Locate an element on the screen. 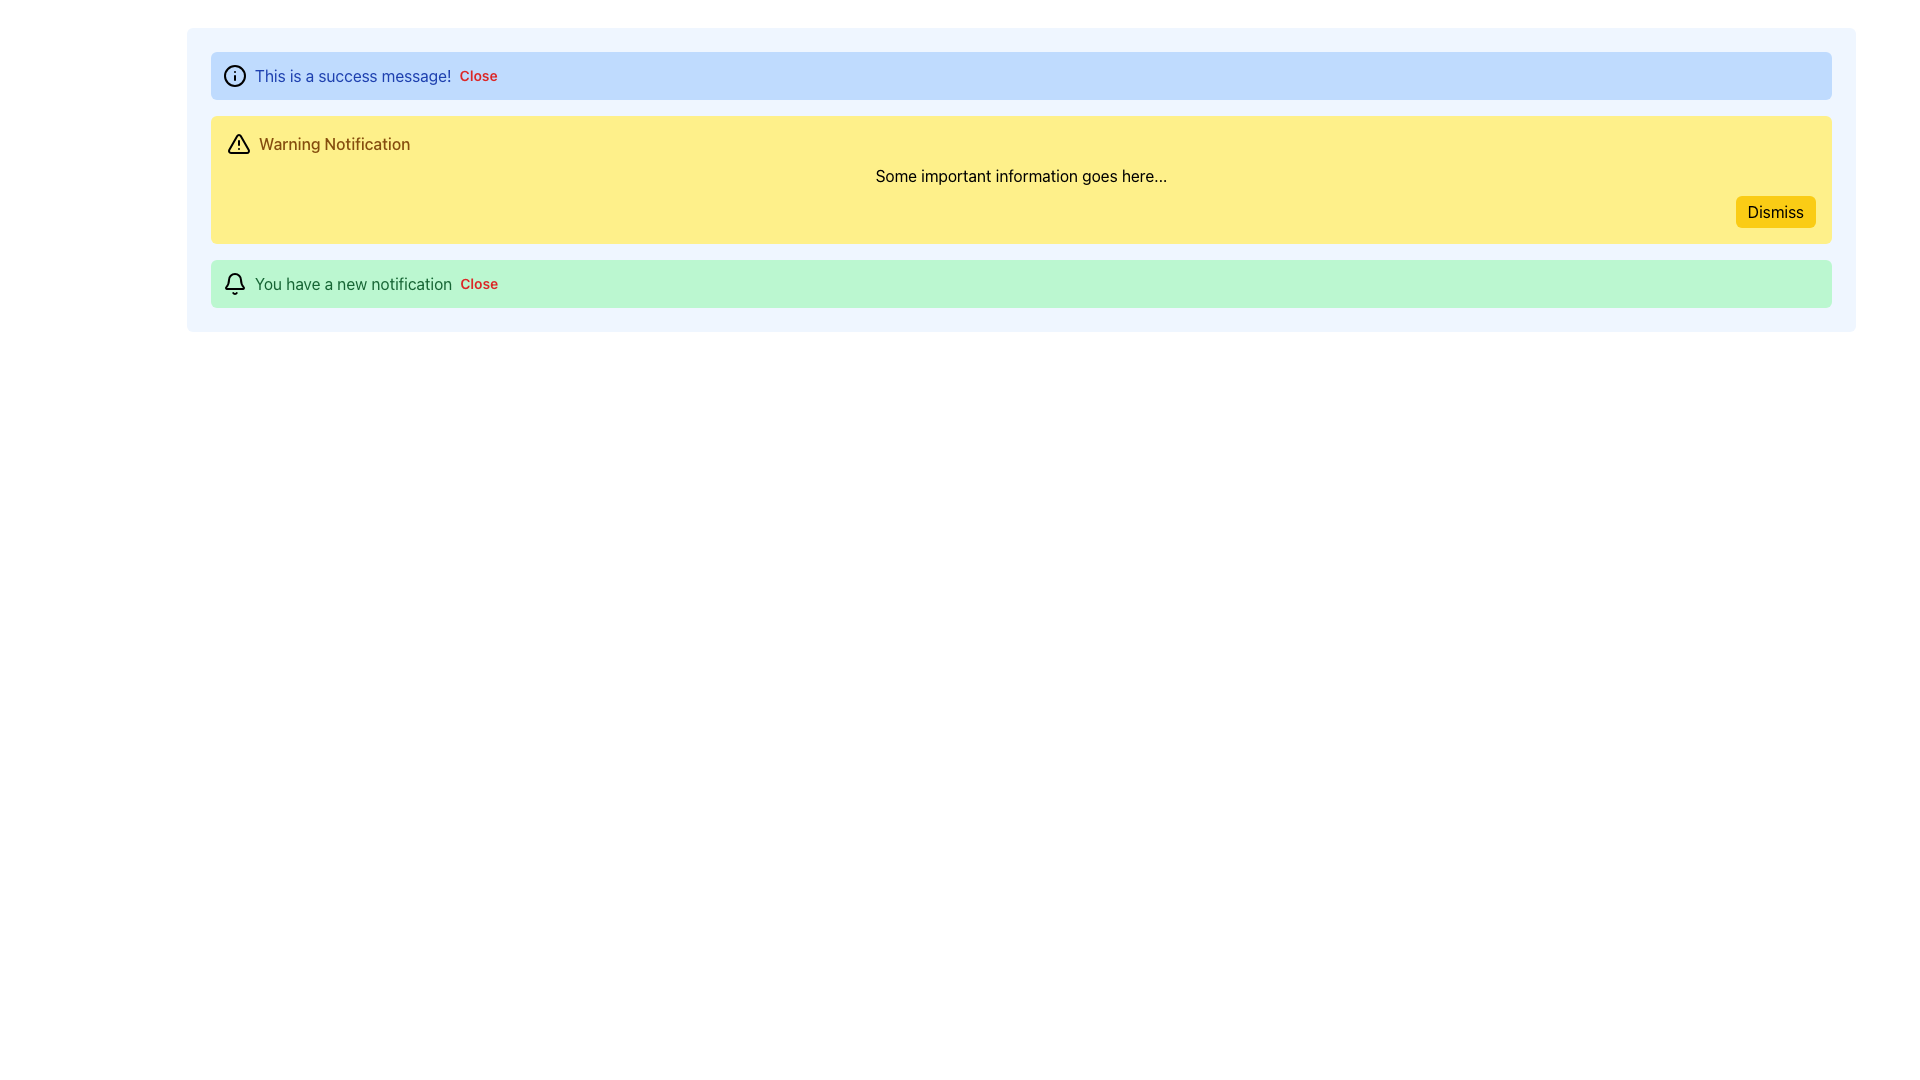 The image size is (1920, 1080). the triangular warning icon in the yellow notification bar labeled 'Warning Notification' to identify its alerting function is located at coordinates (239, 142).